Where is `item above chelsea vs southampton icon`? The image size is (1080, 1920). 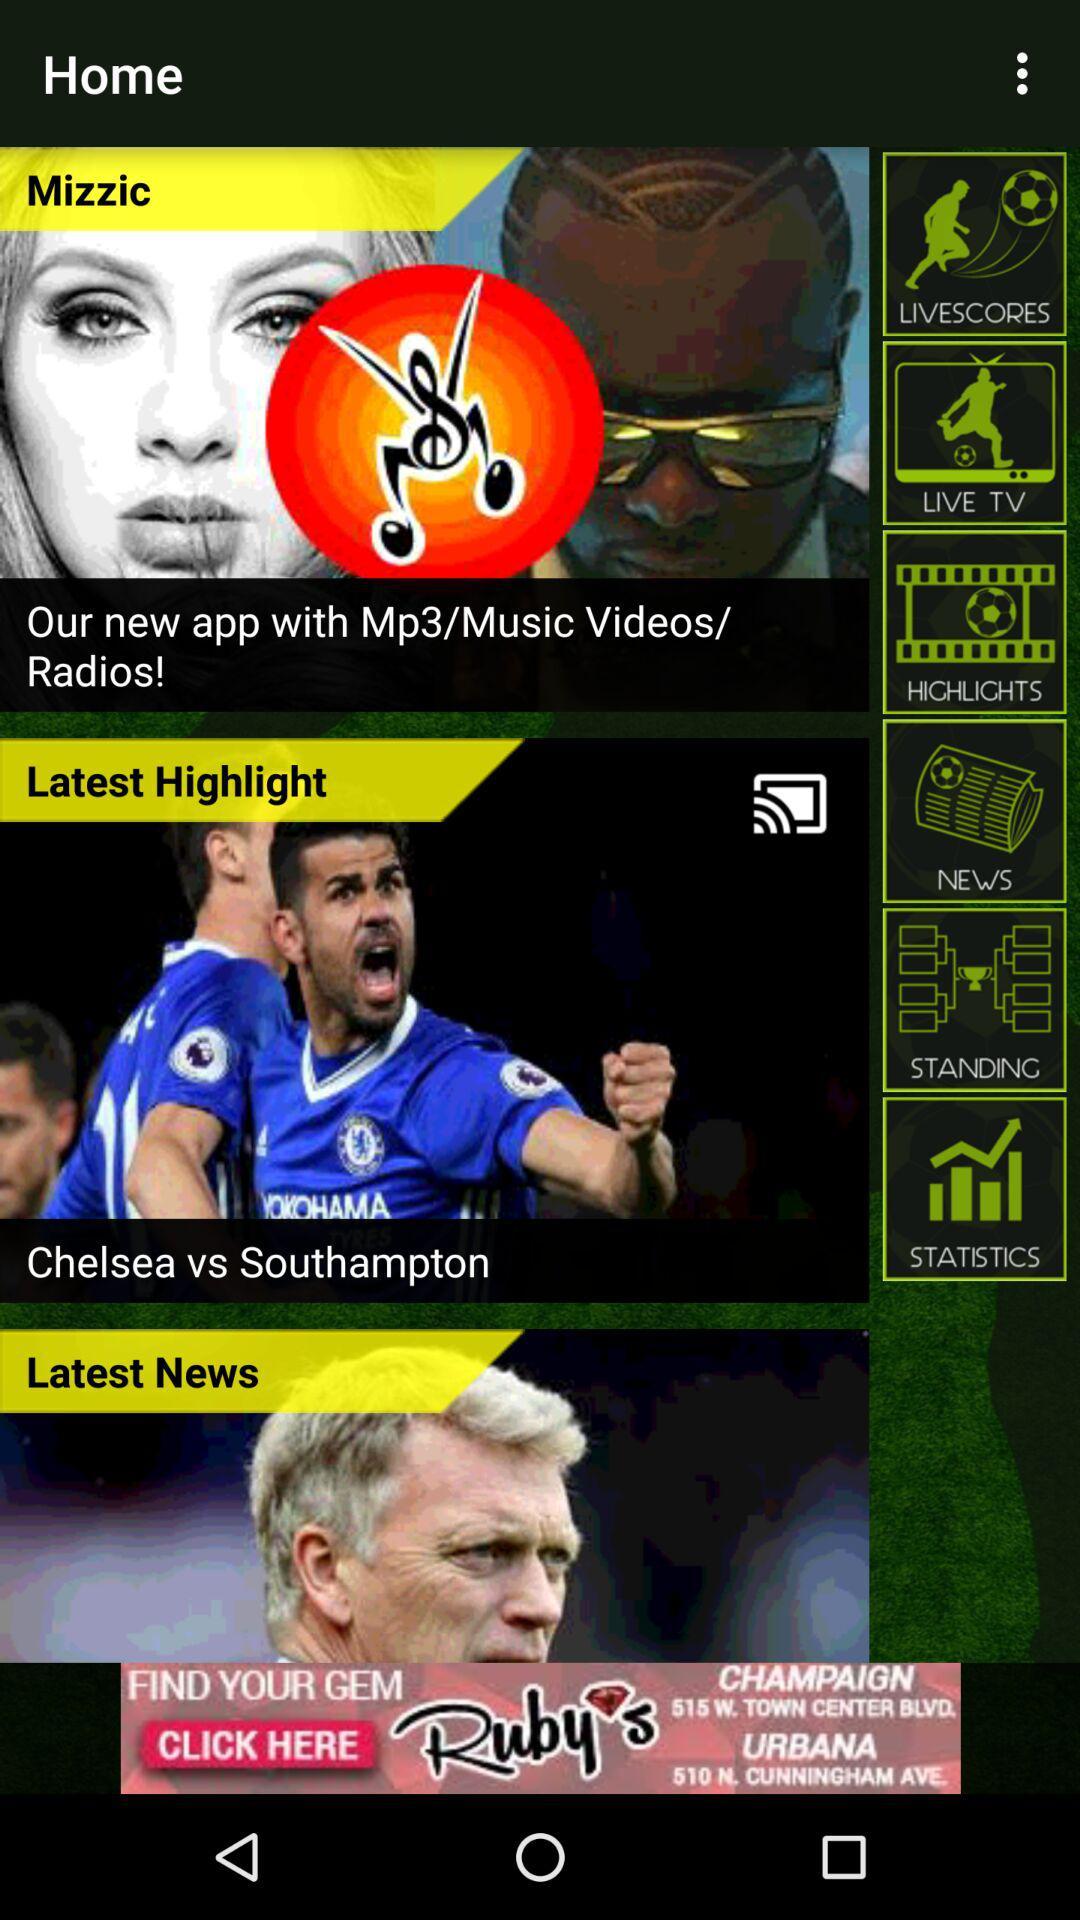
item above chelsea vs southampton icon is located at coordinates (789, 803).